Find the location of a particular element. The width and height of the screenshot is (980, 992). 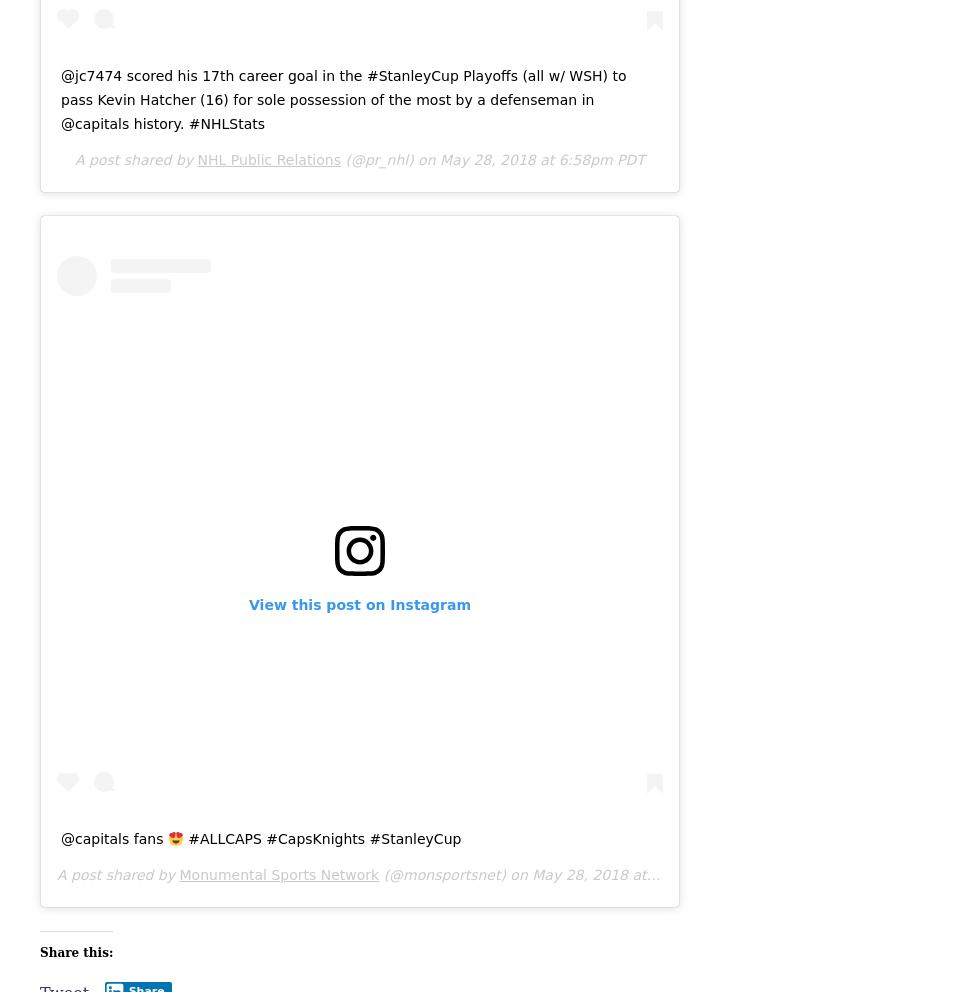

'View this post on Instagram' is located at coordinates (249, 604).